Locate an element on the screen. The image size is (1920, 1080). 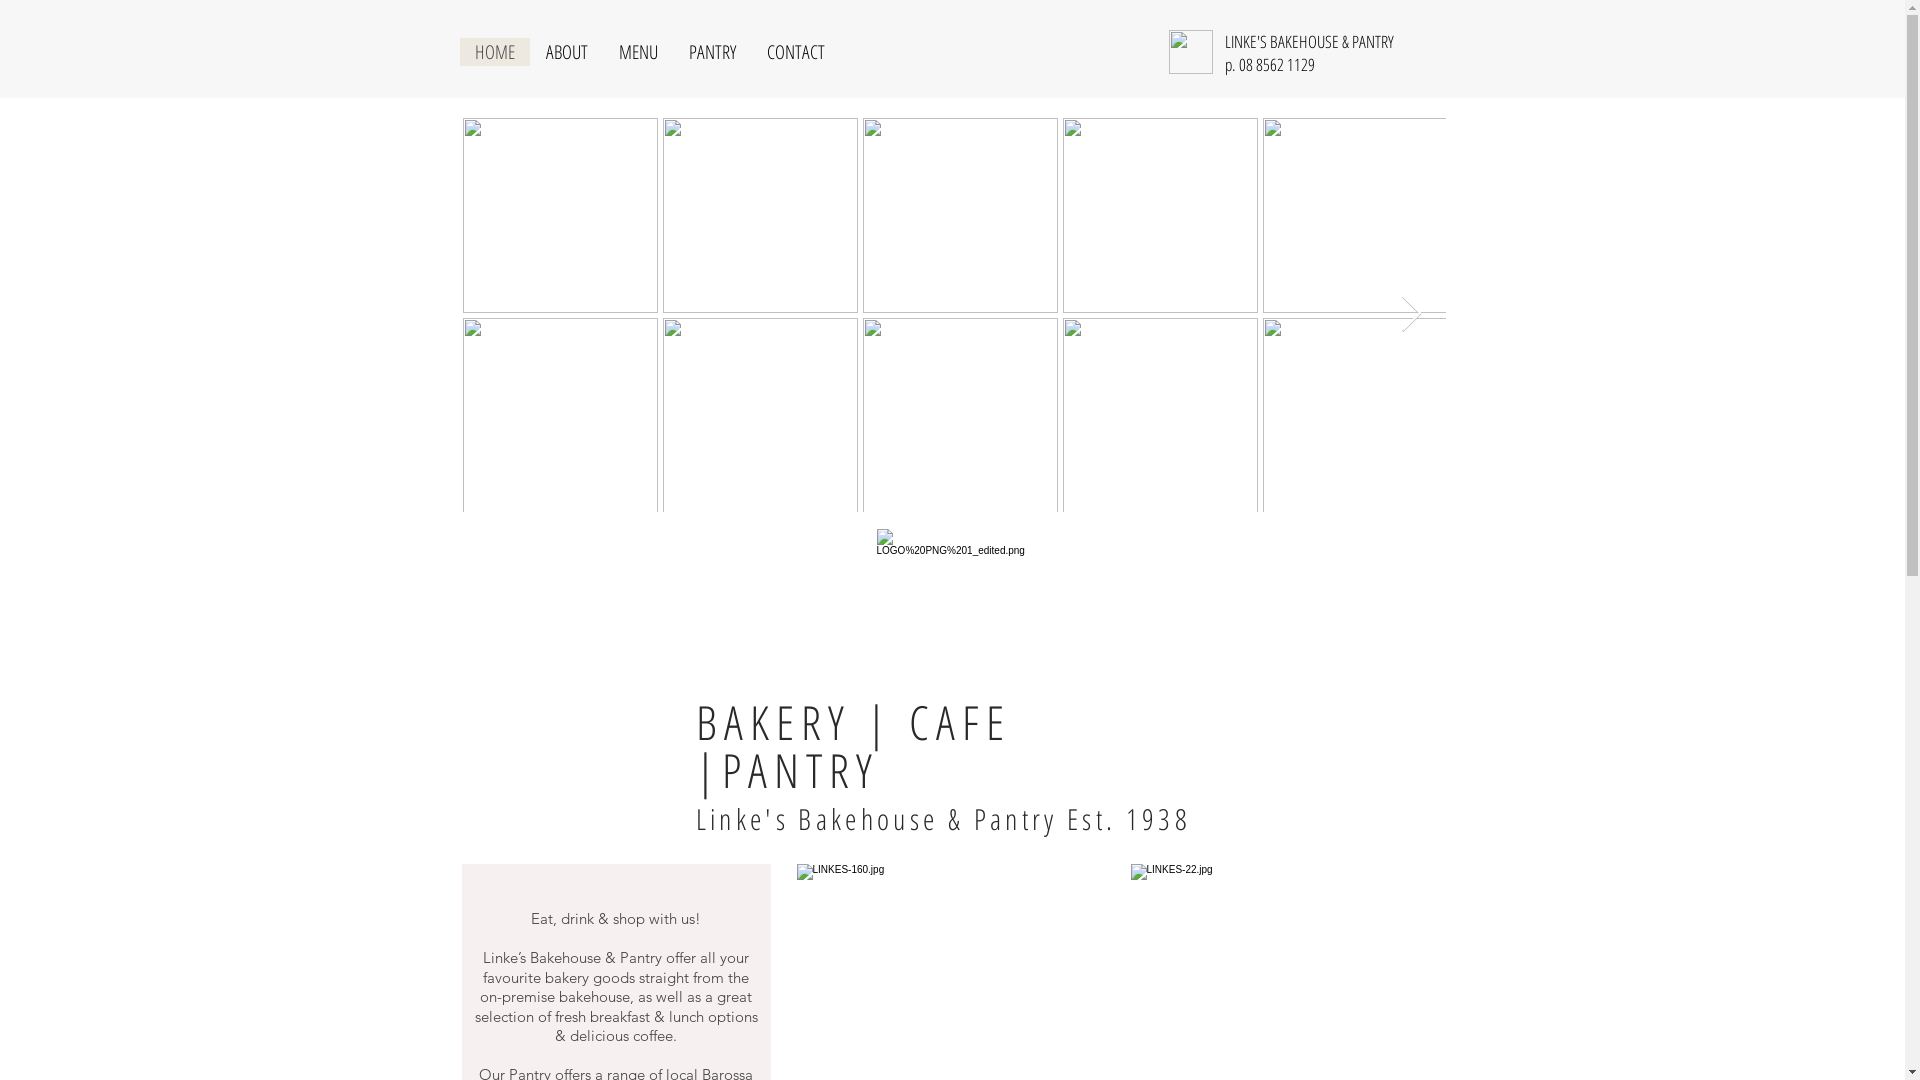
'PANTRY' is located at coordinates (672, 50).